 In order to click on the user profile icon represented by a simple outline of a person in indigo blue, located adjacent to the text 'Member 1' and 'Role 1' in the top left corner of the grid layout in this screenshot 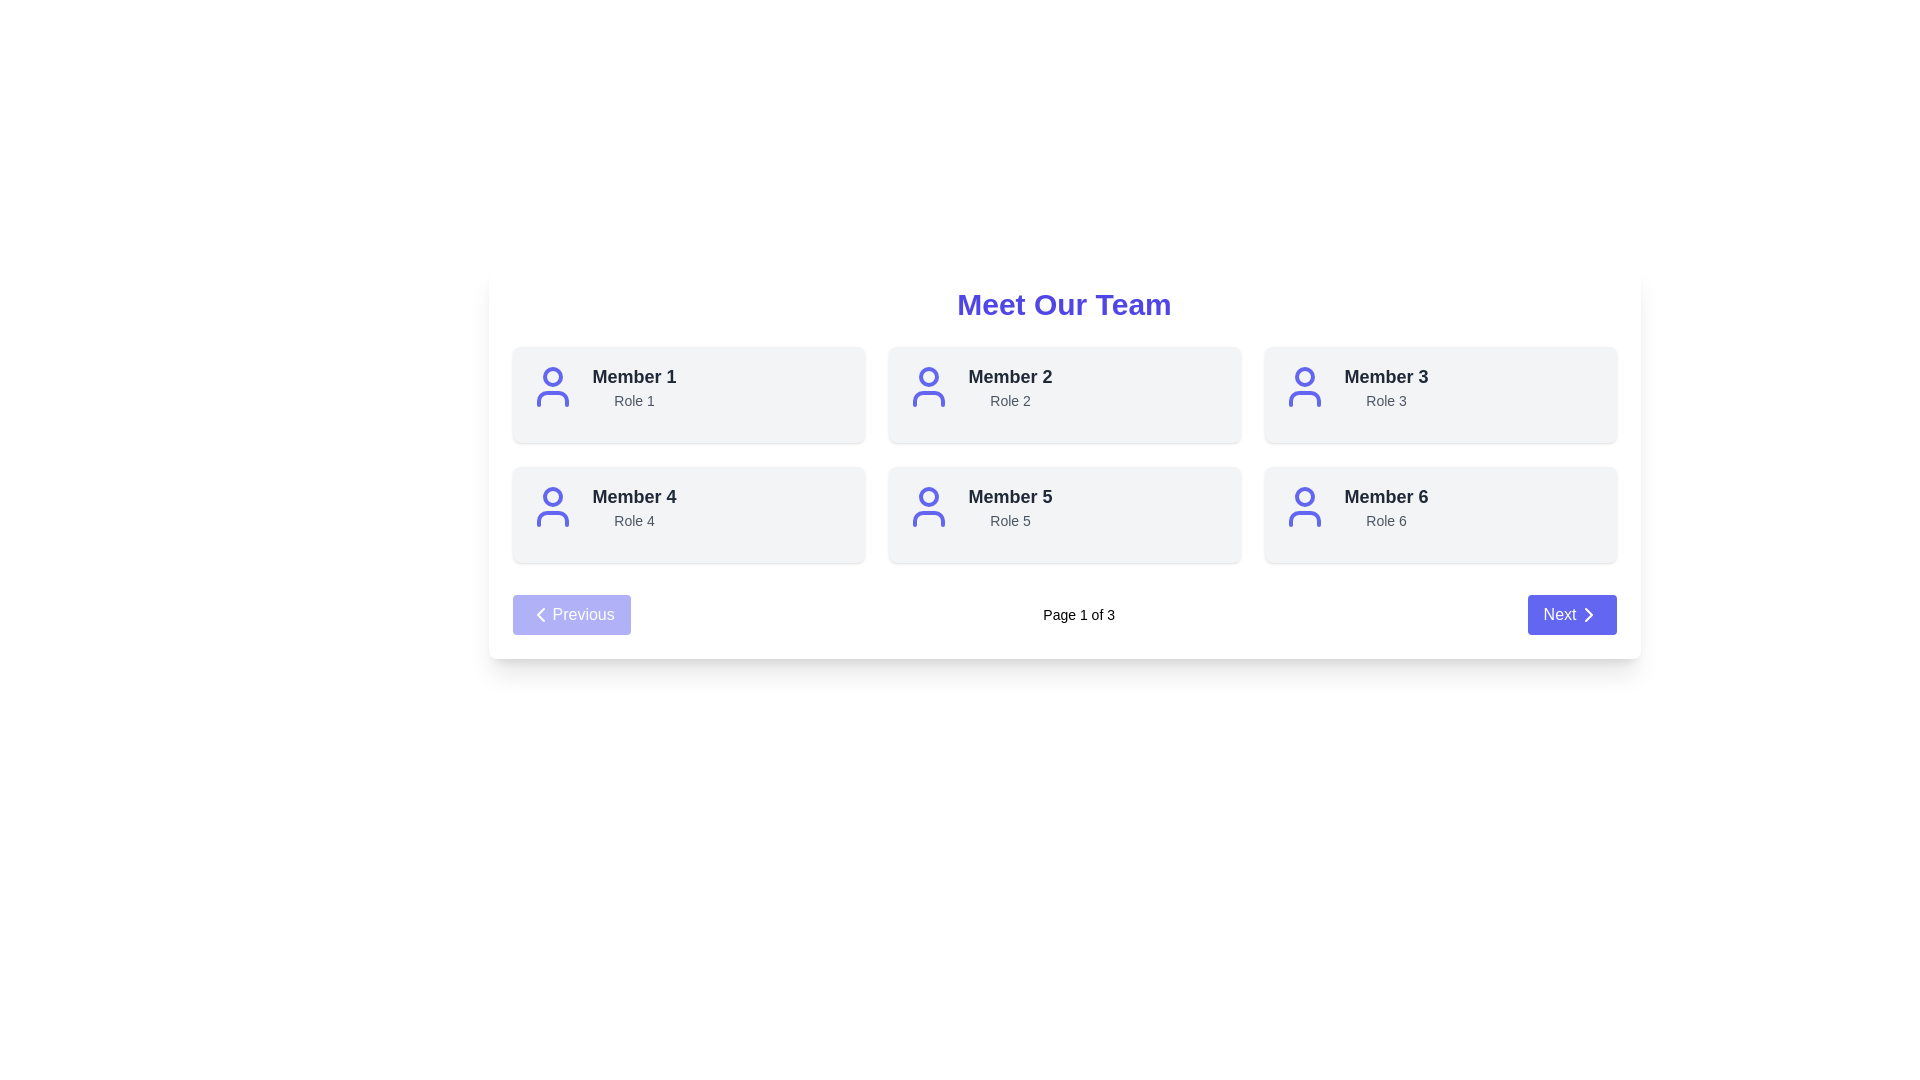, I will do `click(552, 386)`.